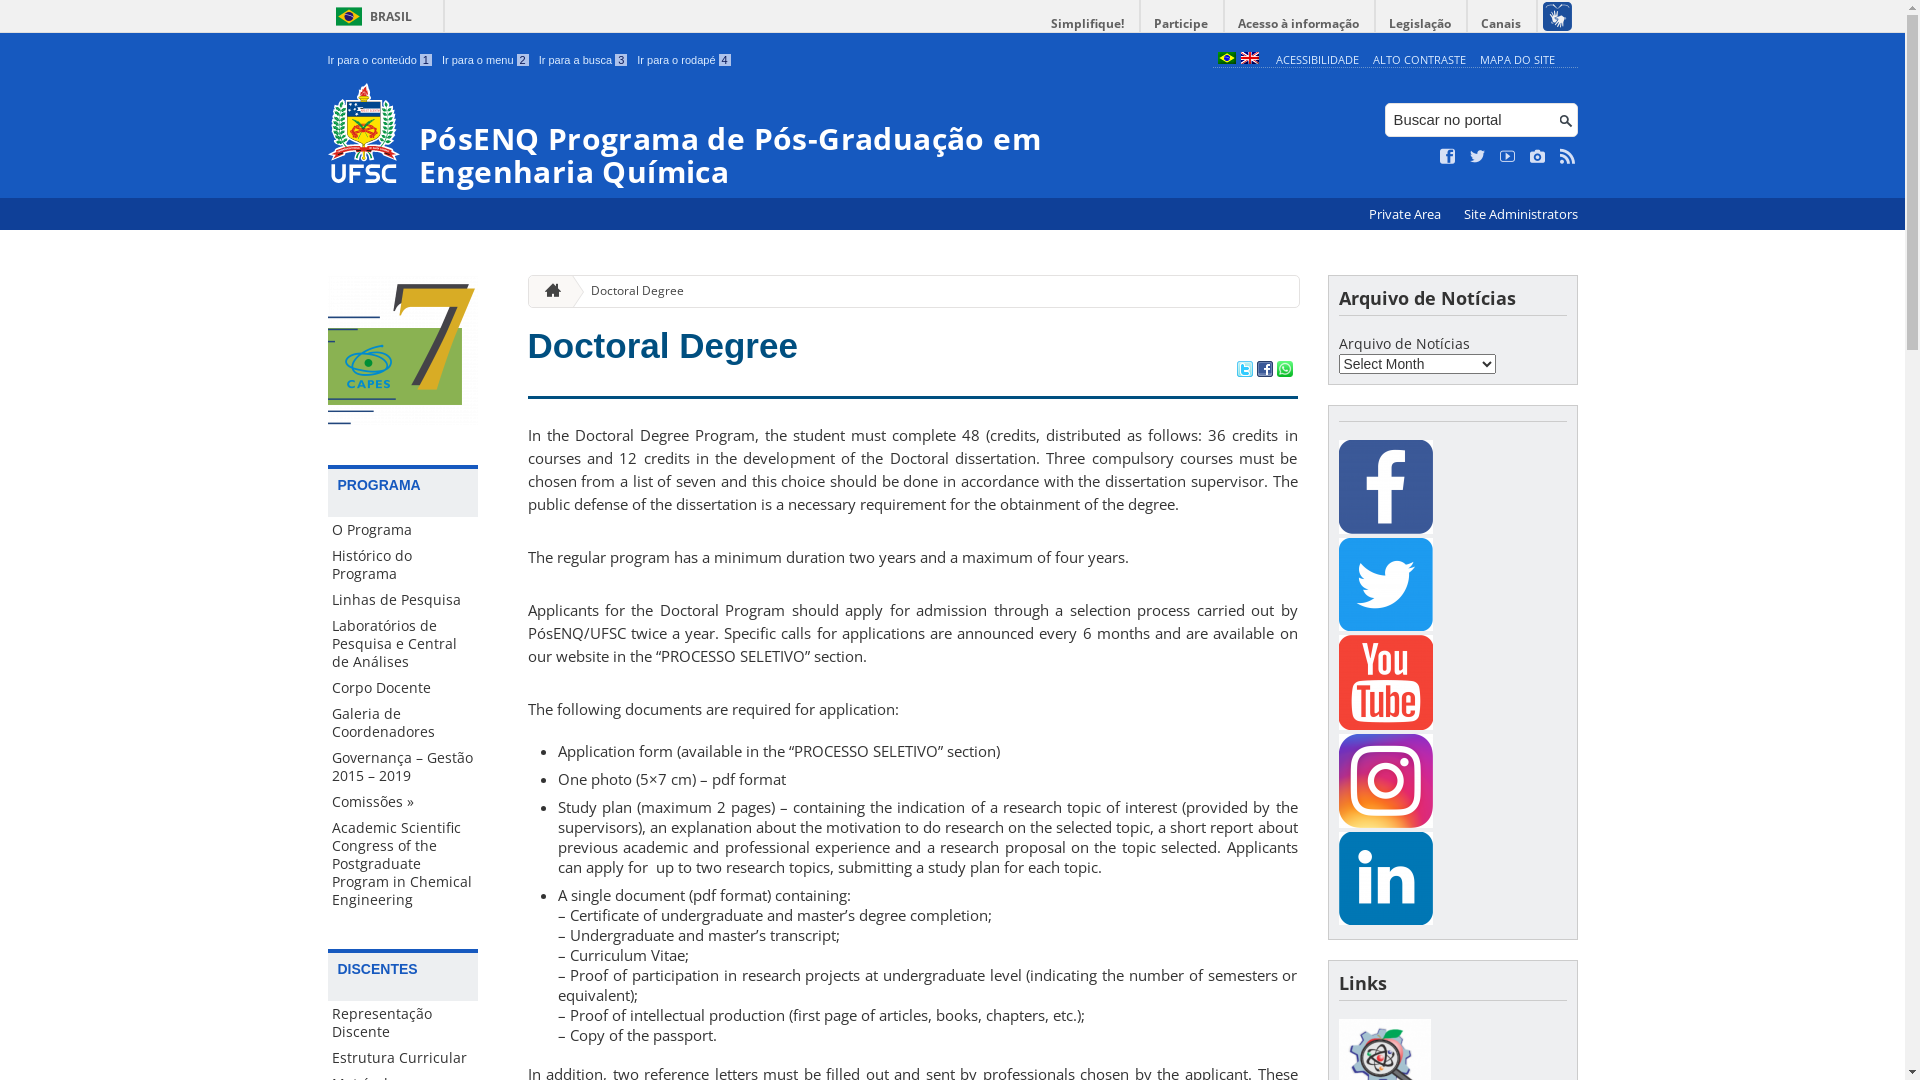  I want to click on 'BRASIL', so click(370, 16).